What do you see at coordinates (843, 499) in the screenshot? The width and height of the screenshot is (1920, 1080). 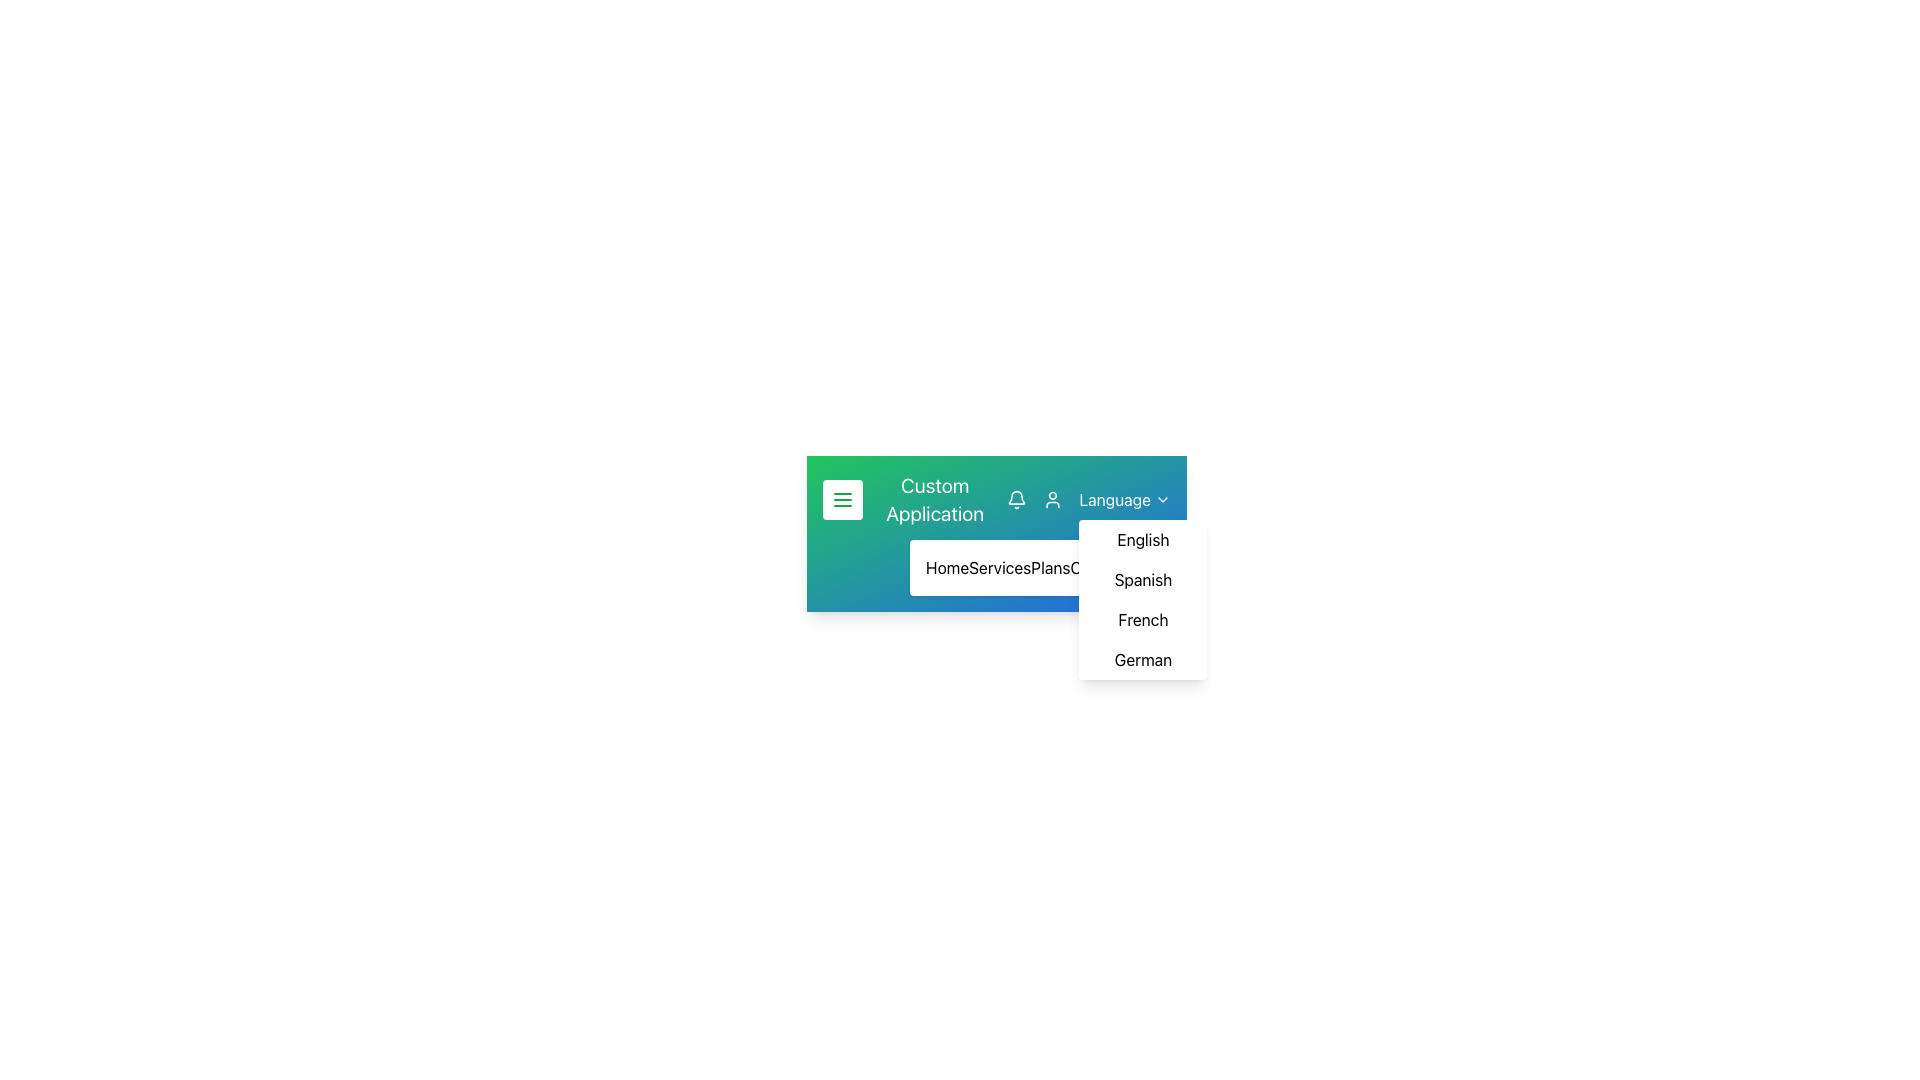 I see `the menu icon button located in the header bar of the interface` at bounding box center [843, 499].